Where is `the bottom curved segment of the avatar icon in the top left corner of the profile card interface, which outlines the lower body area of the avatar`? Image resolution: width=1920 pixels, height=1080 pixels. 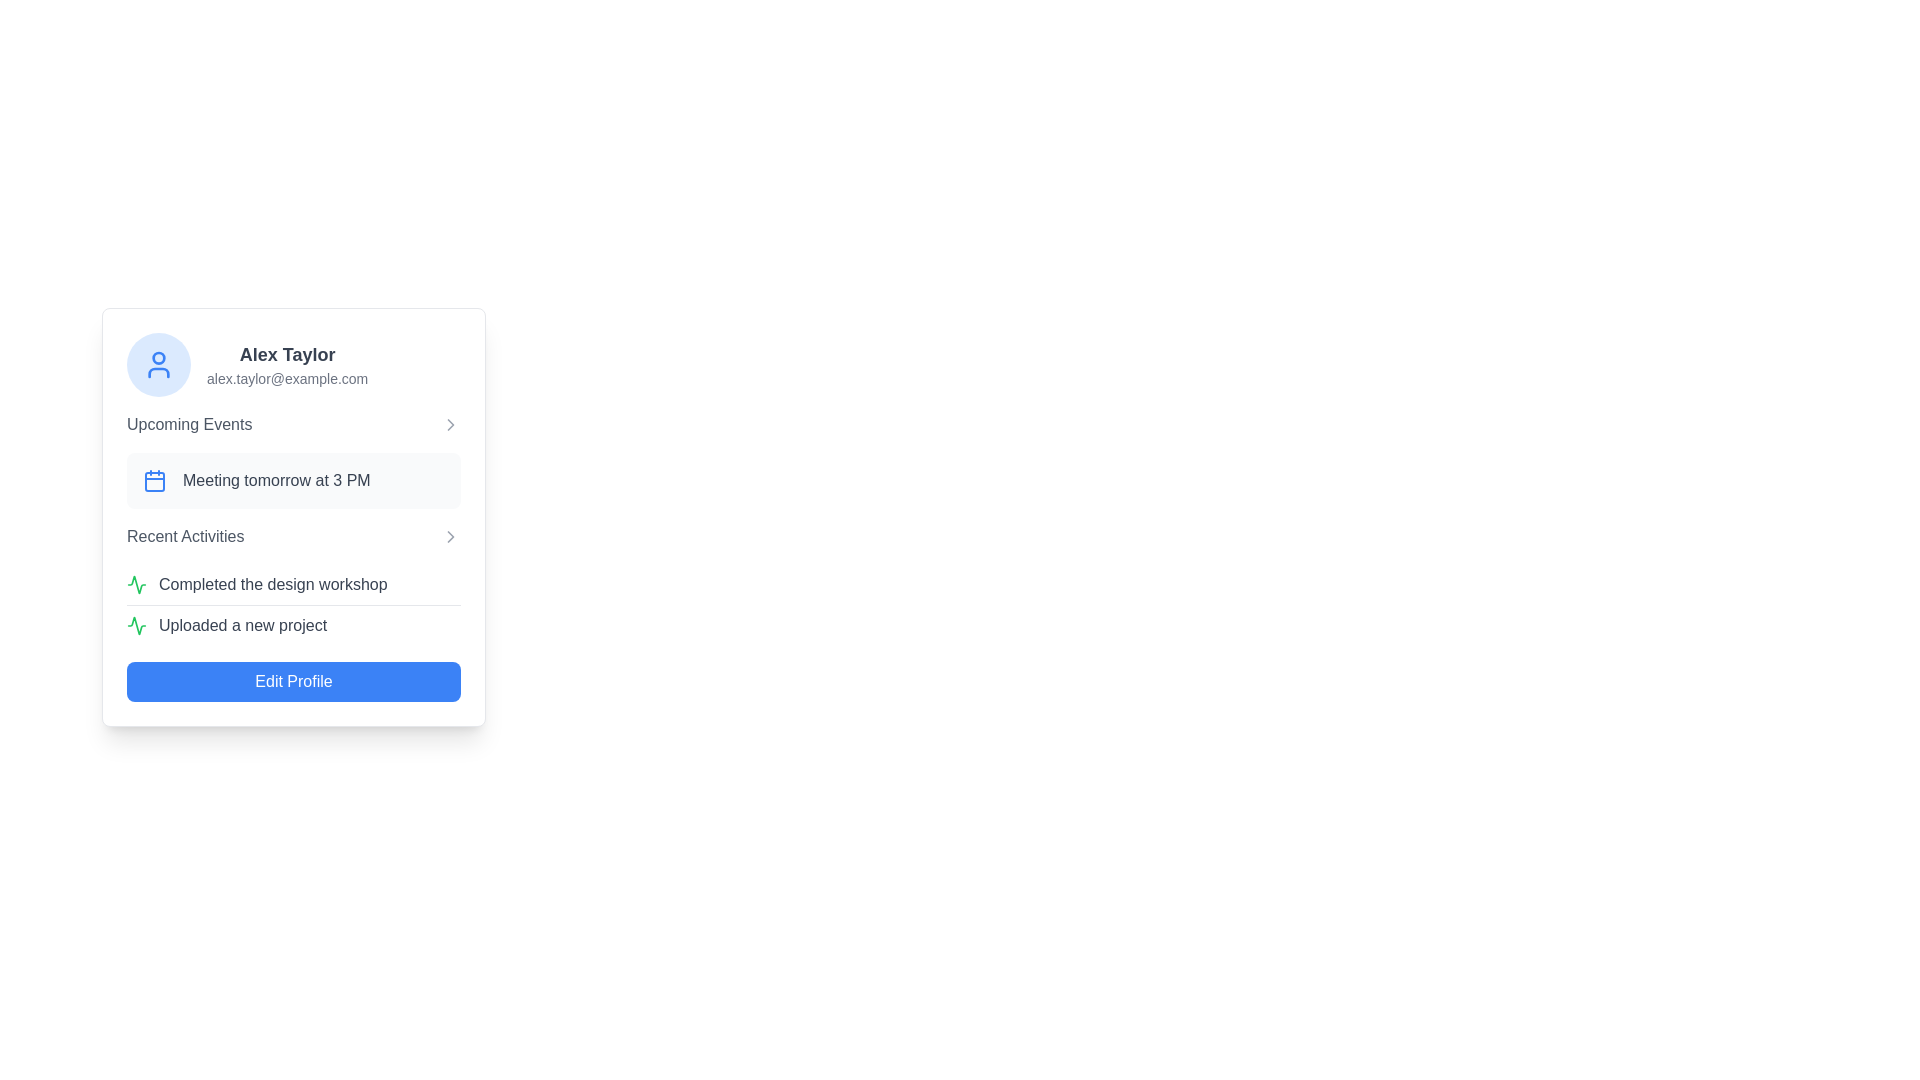
the bottom curved segment of the avatar icon in the top left corner of the profile card interface, which outlines the lower body area of the avatar is located at coordinates (157, 373).